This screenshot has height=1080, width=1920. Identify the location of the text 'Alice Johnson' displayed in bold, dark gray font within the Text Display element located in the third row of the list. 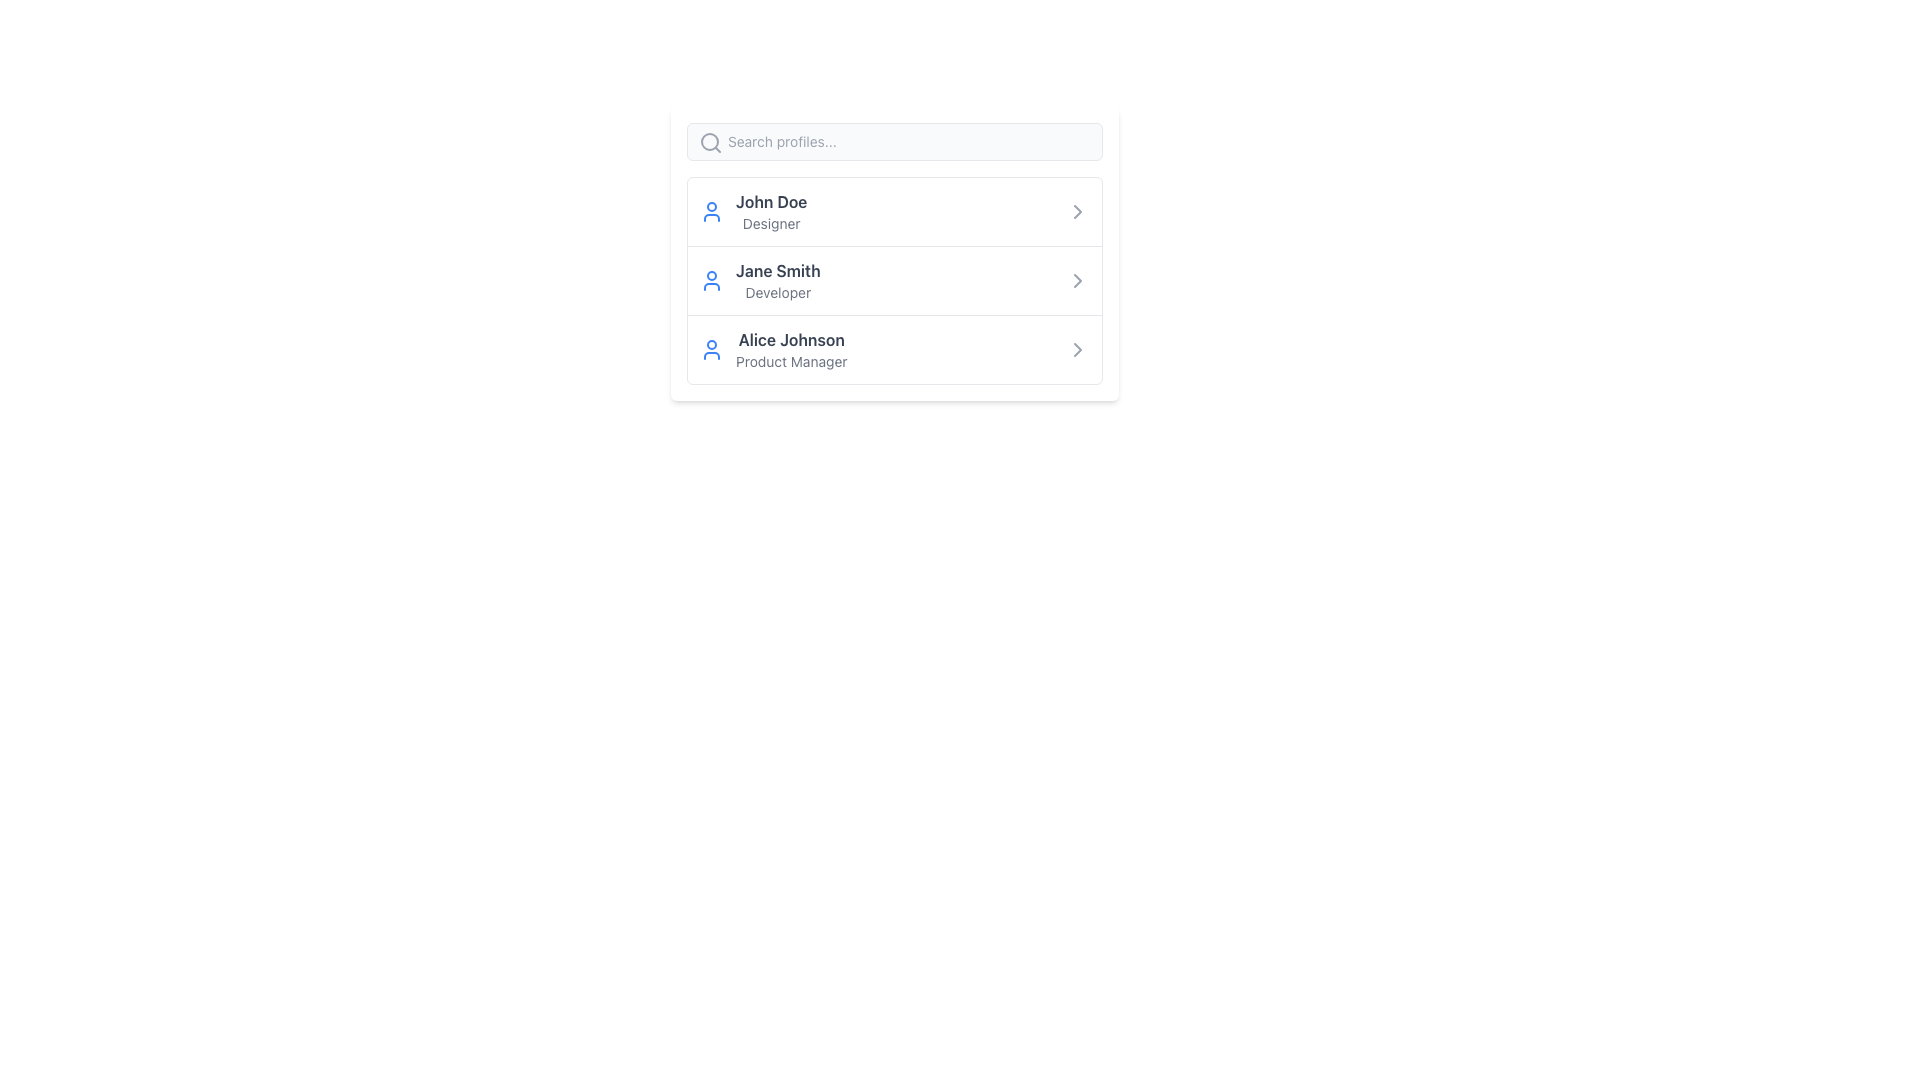
(790, 349).